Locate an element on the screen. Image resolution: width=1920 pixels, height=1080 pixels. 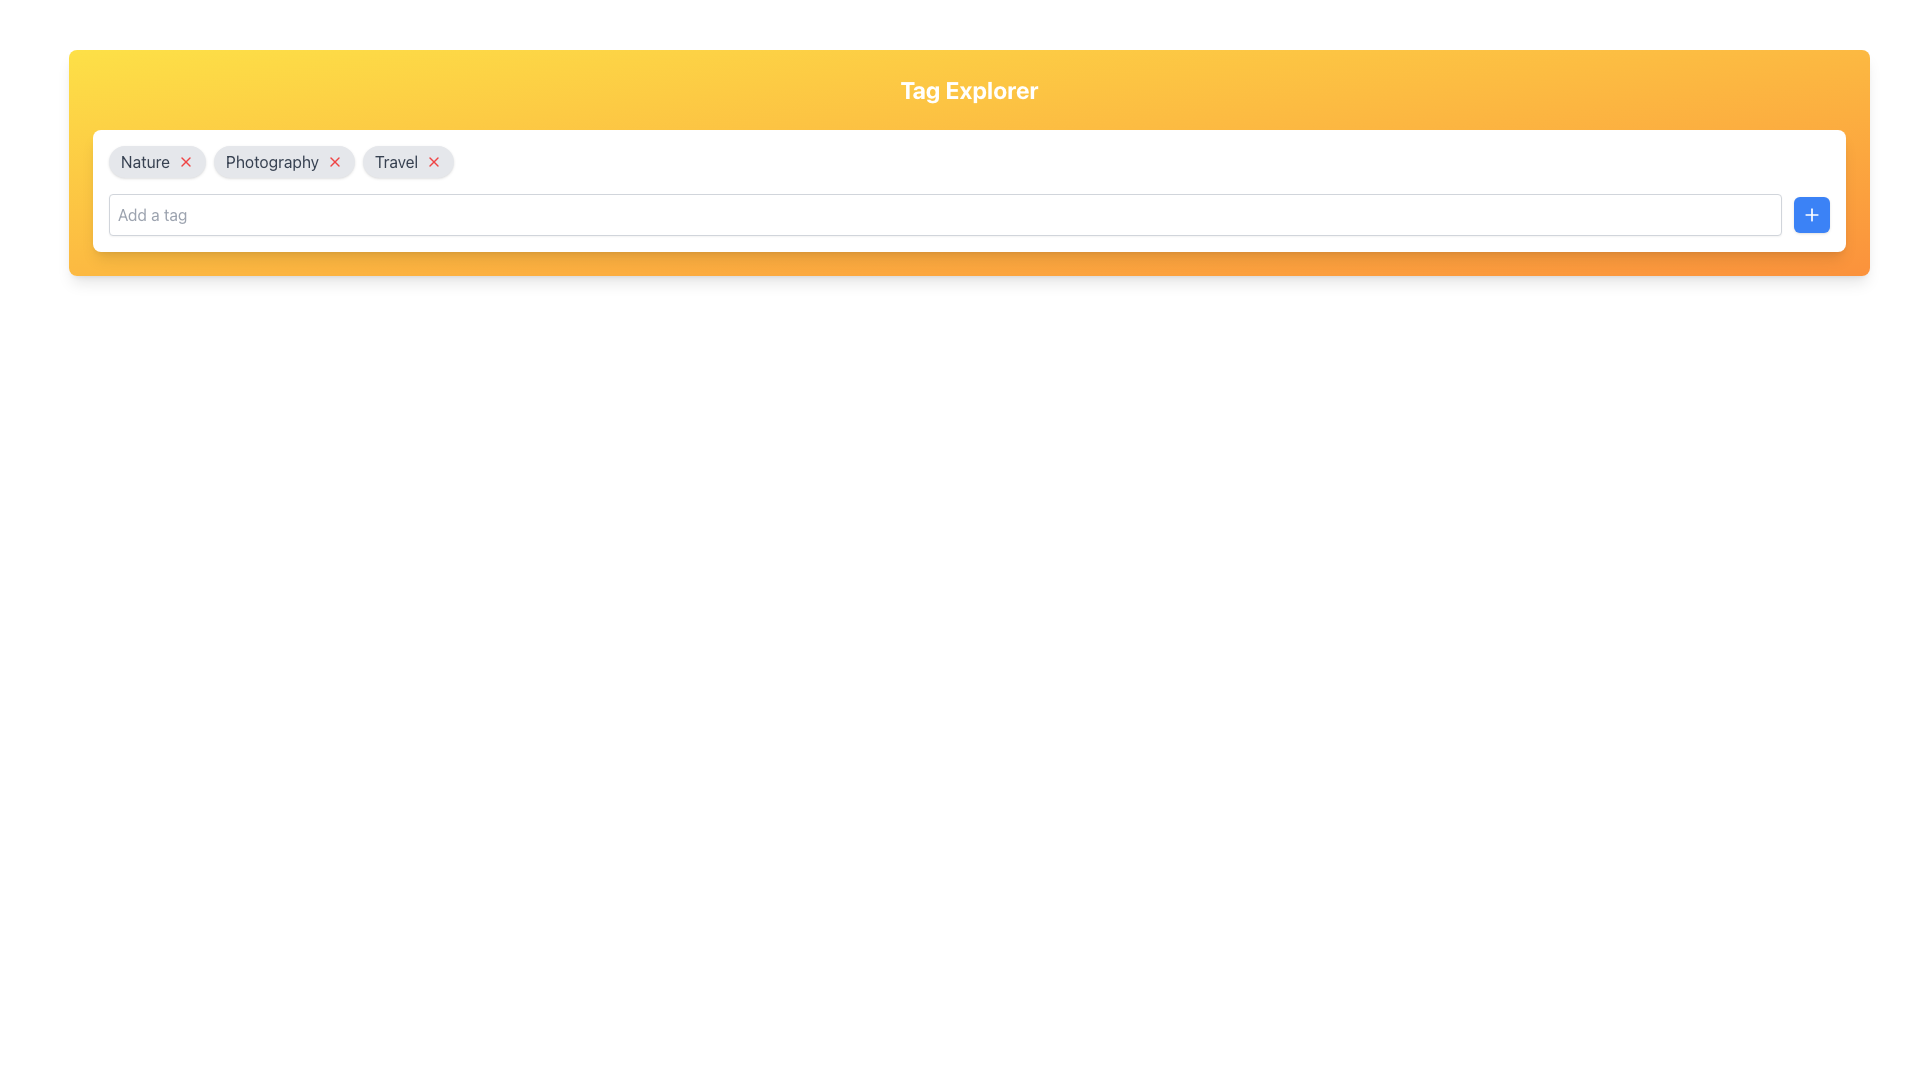
the small red 'X' icon within a gray circular background located next to the 'Nature' text is located at coordinates (186, 161).